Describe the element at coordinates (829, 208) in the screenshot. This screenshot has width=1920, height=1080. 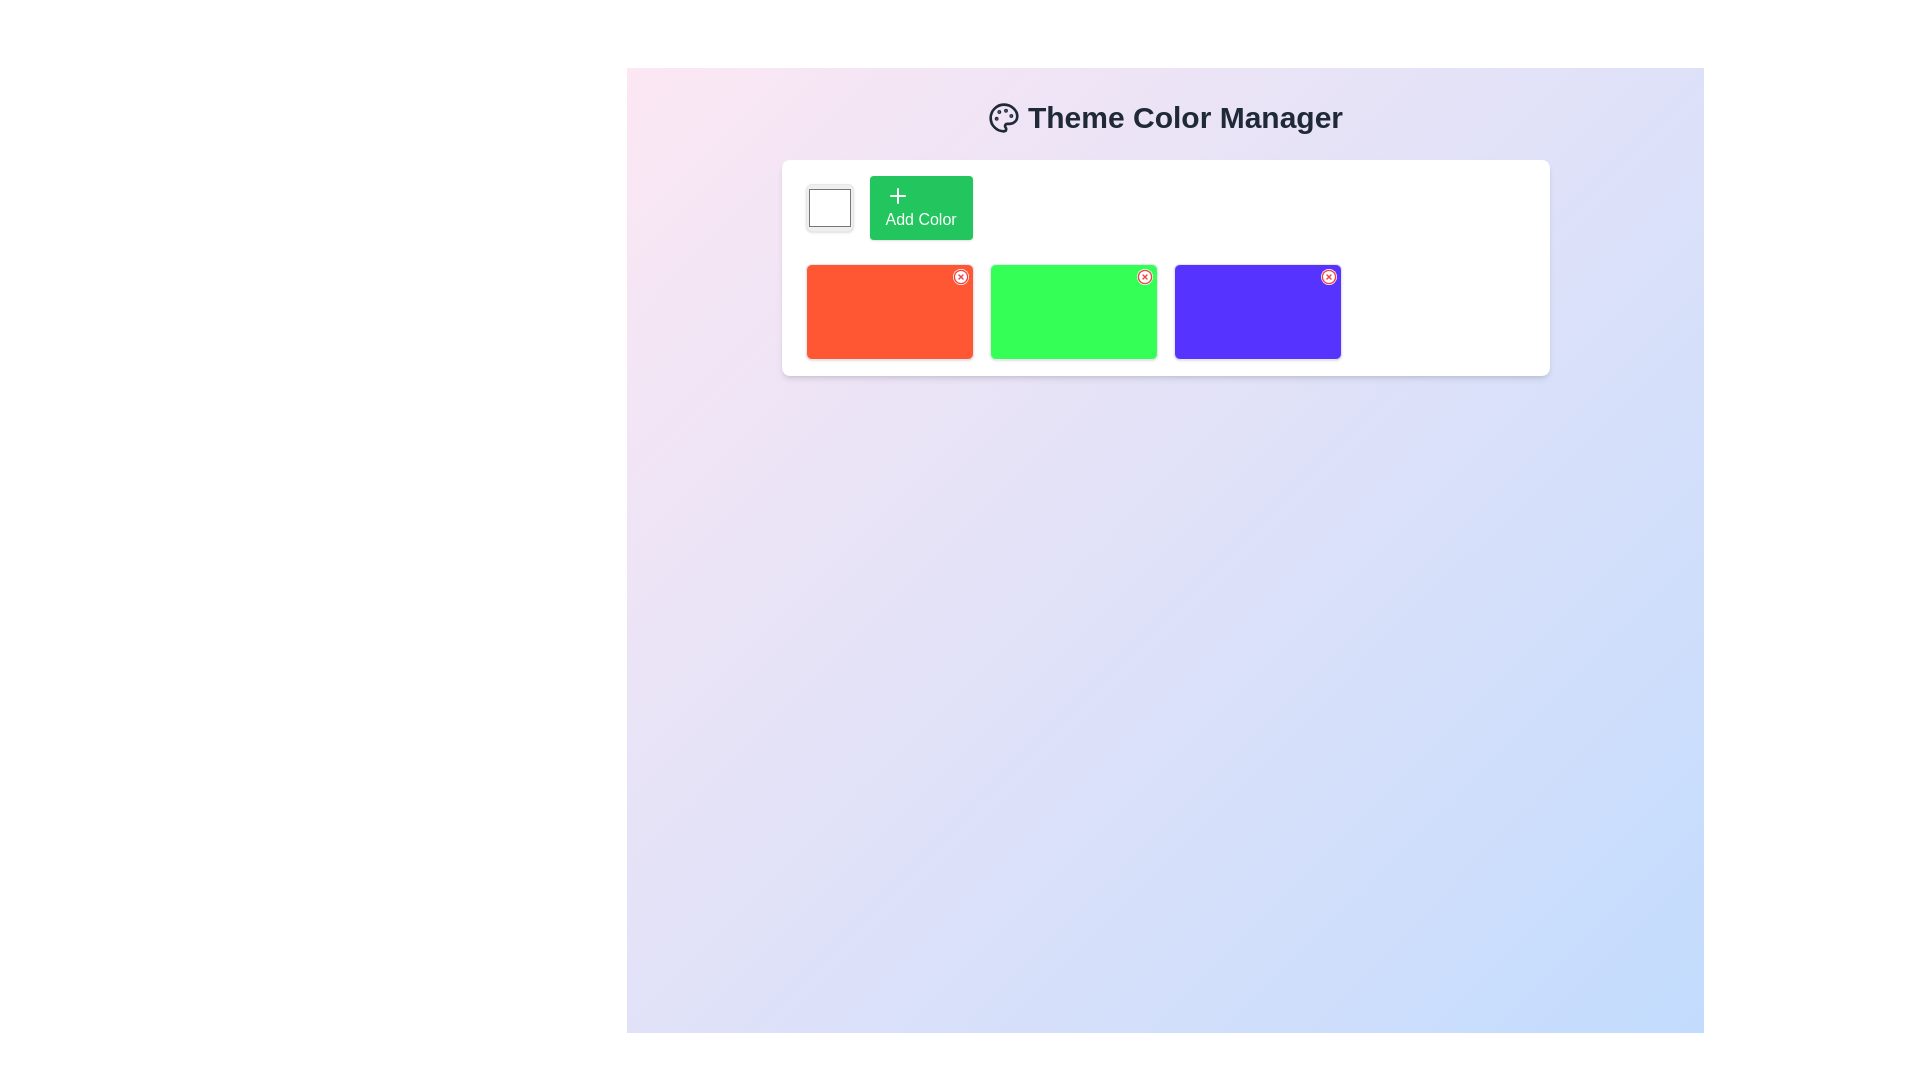
I see `the first color swatch in the Color Picker` at that location.